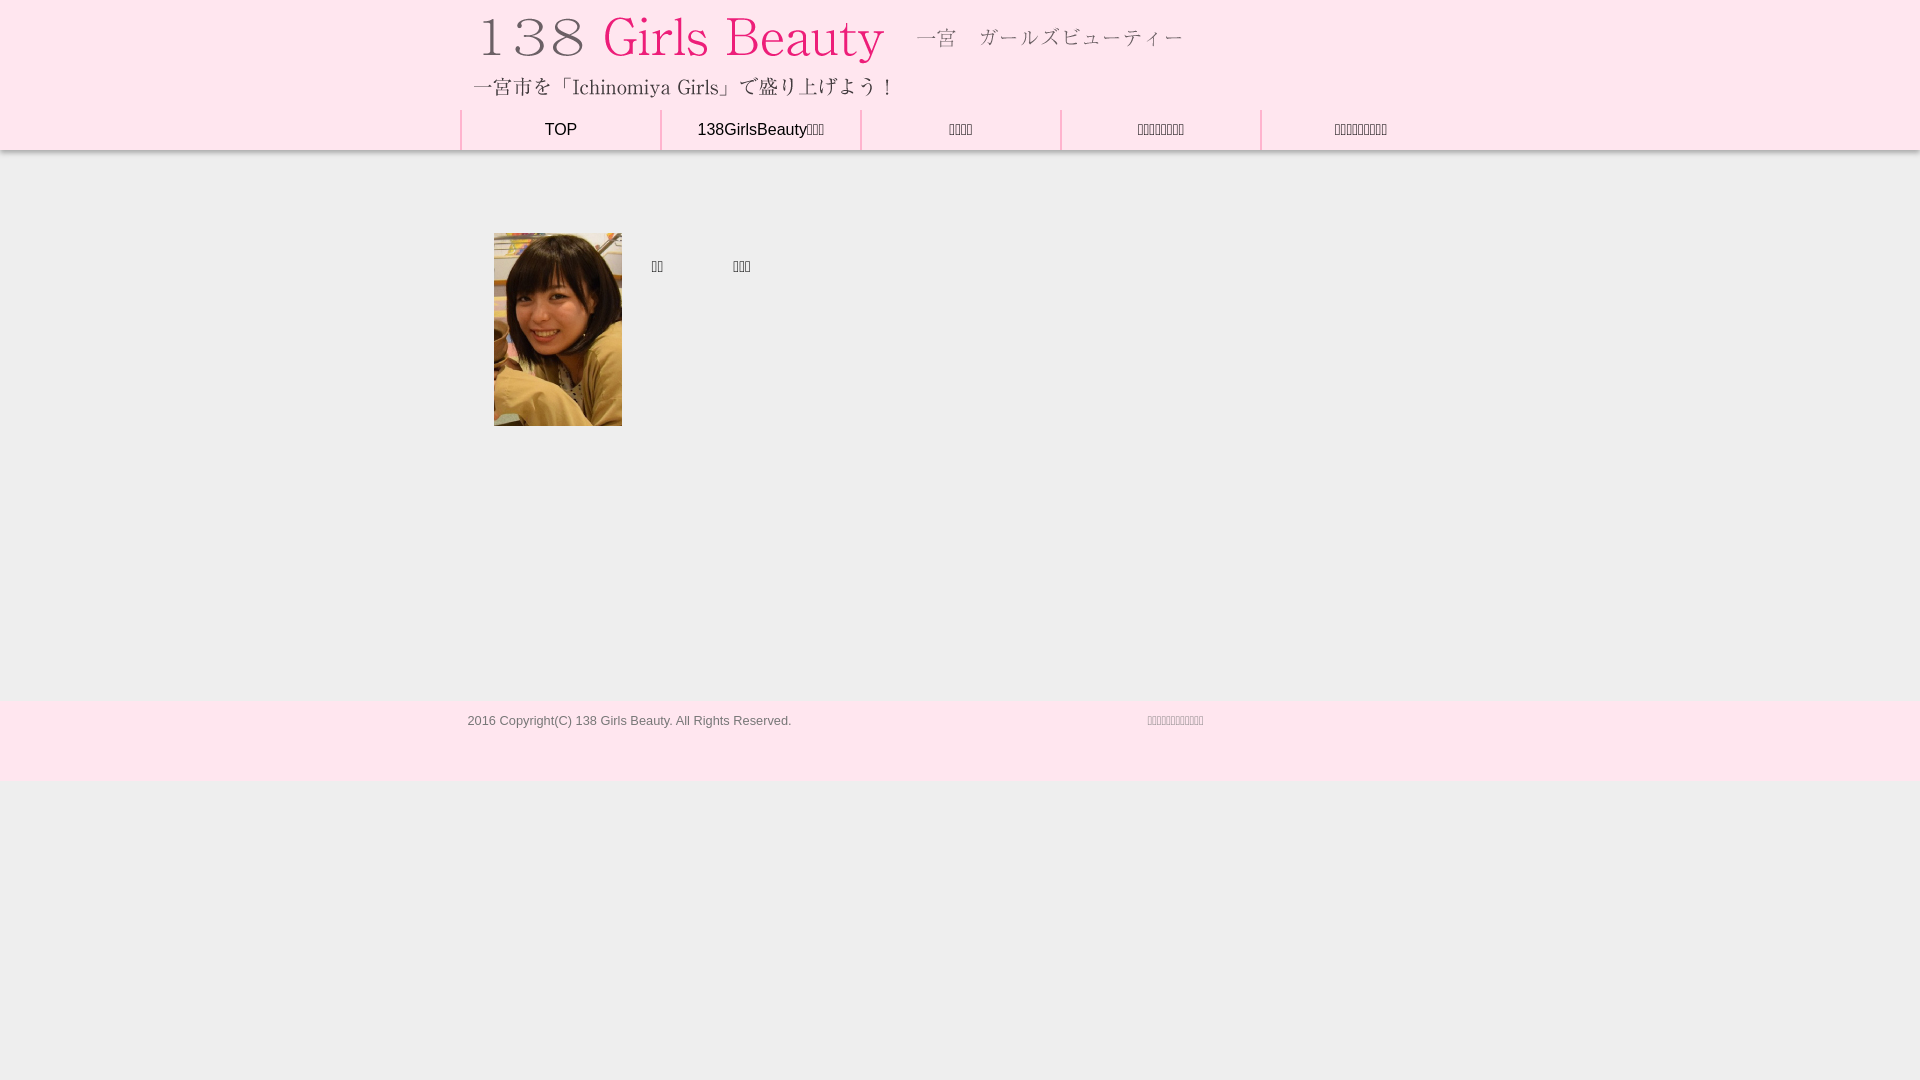 This screenshot has width=1920, height=1080. What do you see at coordinates (560, 129) in the screenshot?
I see `'TOP'` at bounding box center [560, 129].